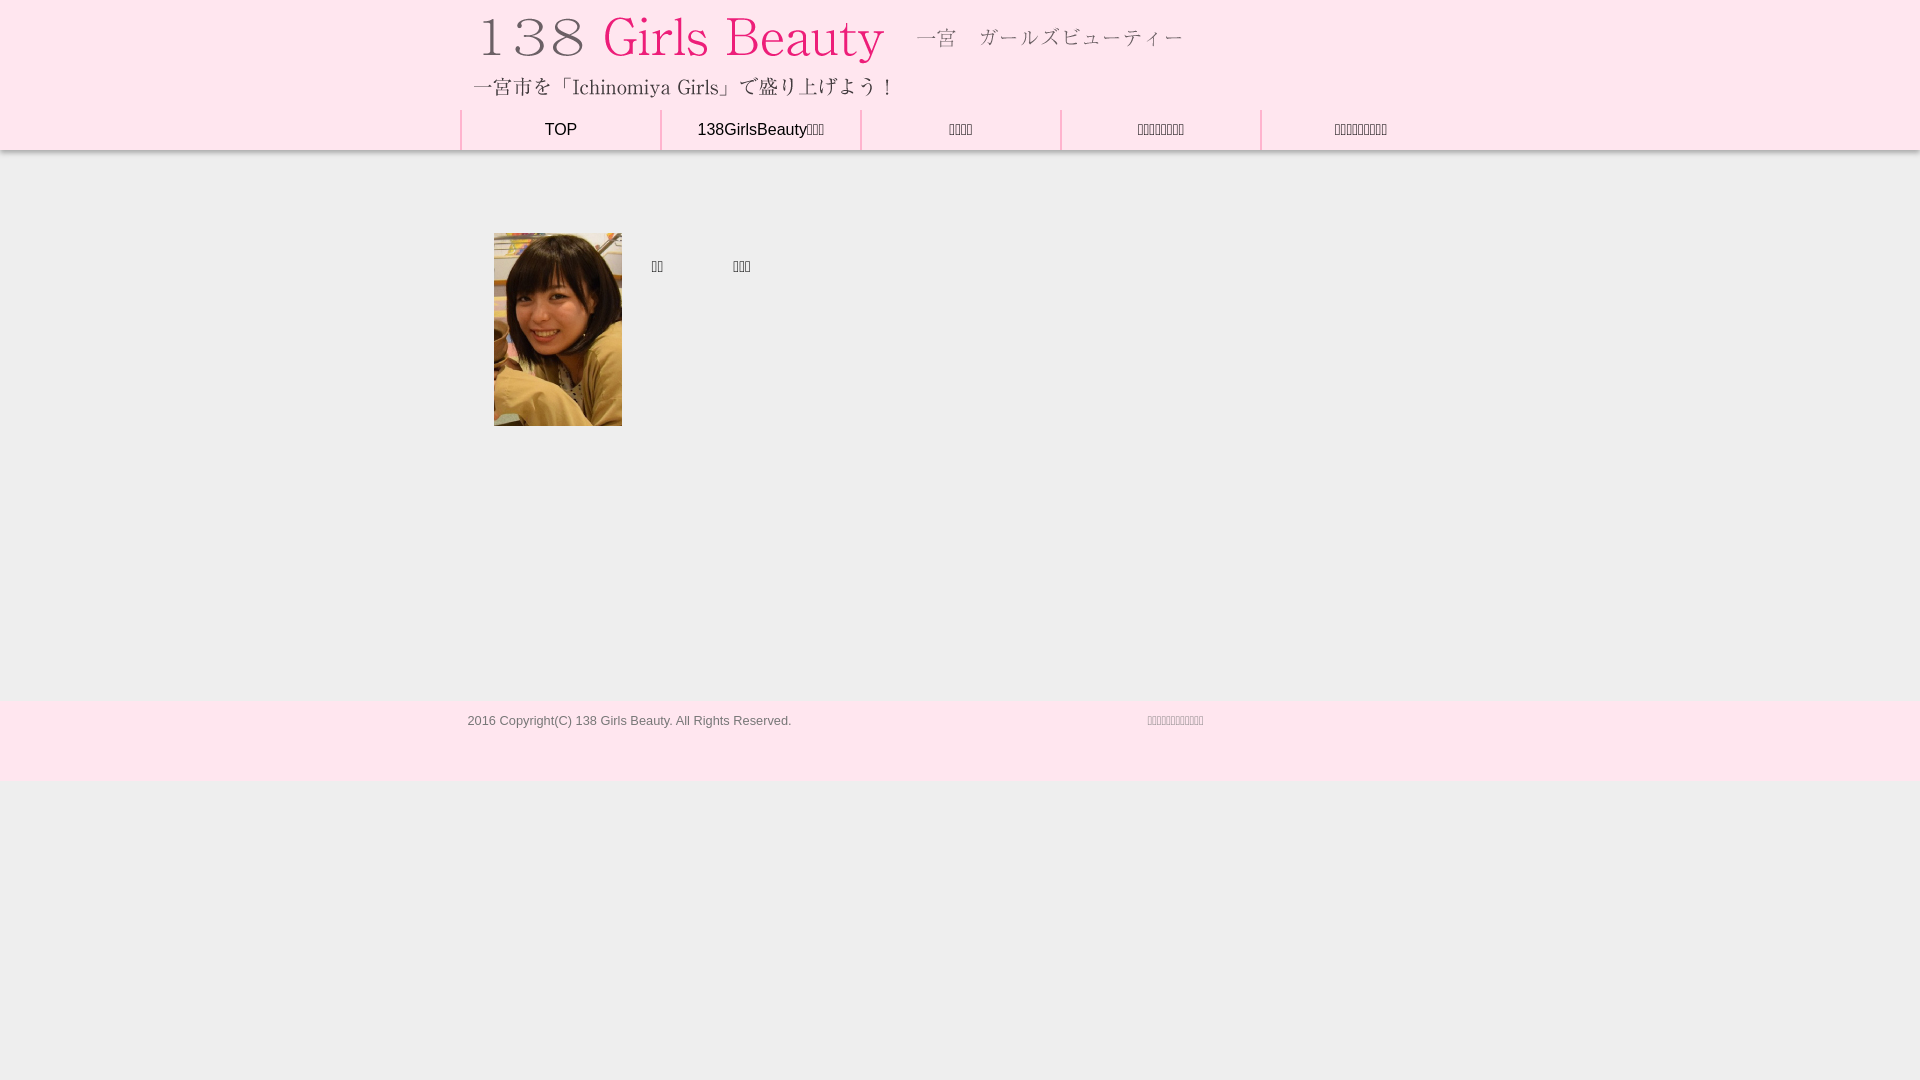 This screenshot has width=1920, height=1080. What do you see at coordinates (560, 129) in the screenshot?
I see `'TOP'` at bounding box center [560, 129].